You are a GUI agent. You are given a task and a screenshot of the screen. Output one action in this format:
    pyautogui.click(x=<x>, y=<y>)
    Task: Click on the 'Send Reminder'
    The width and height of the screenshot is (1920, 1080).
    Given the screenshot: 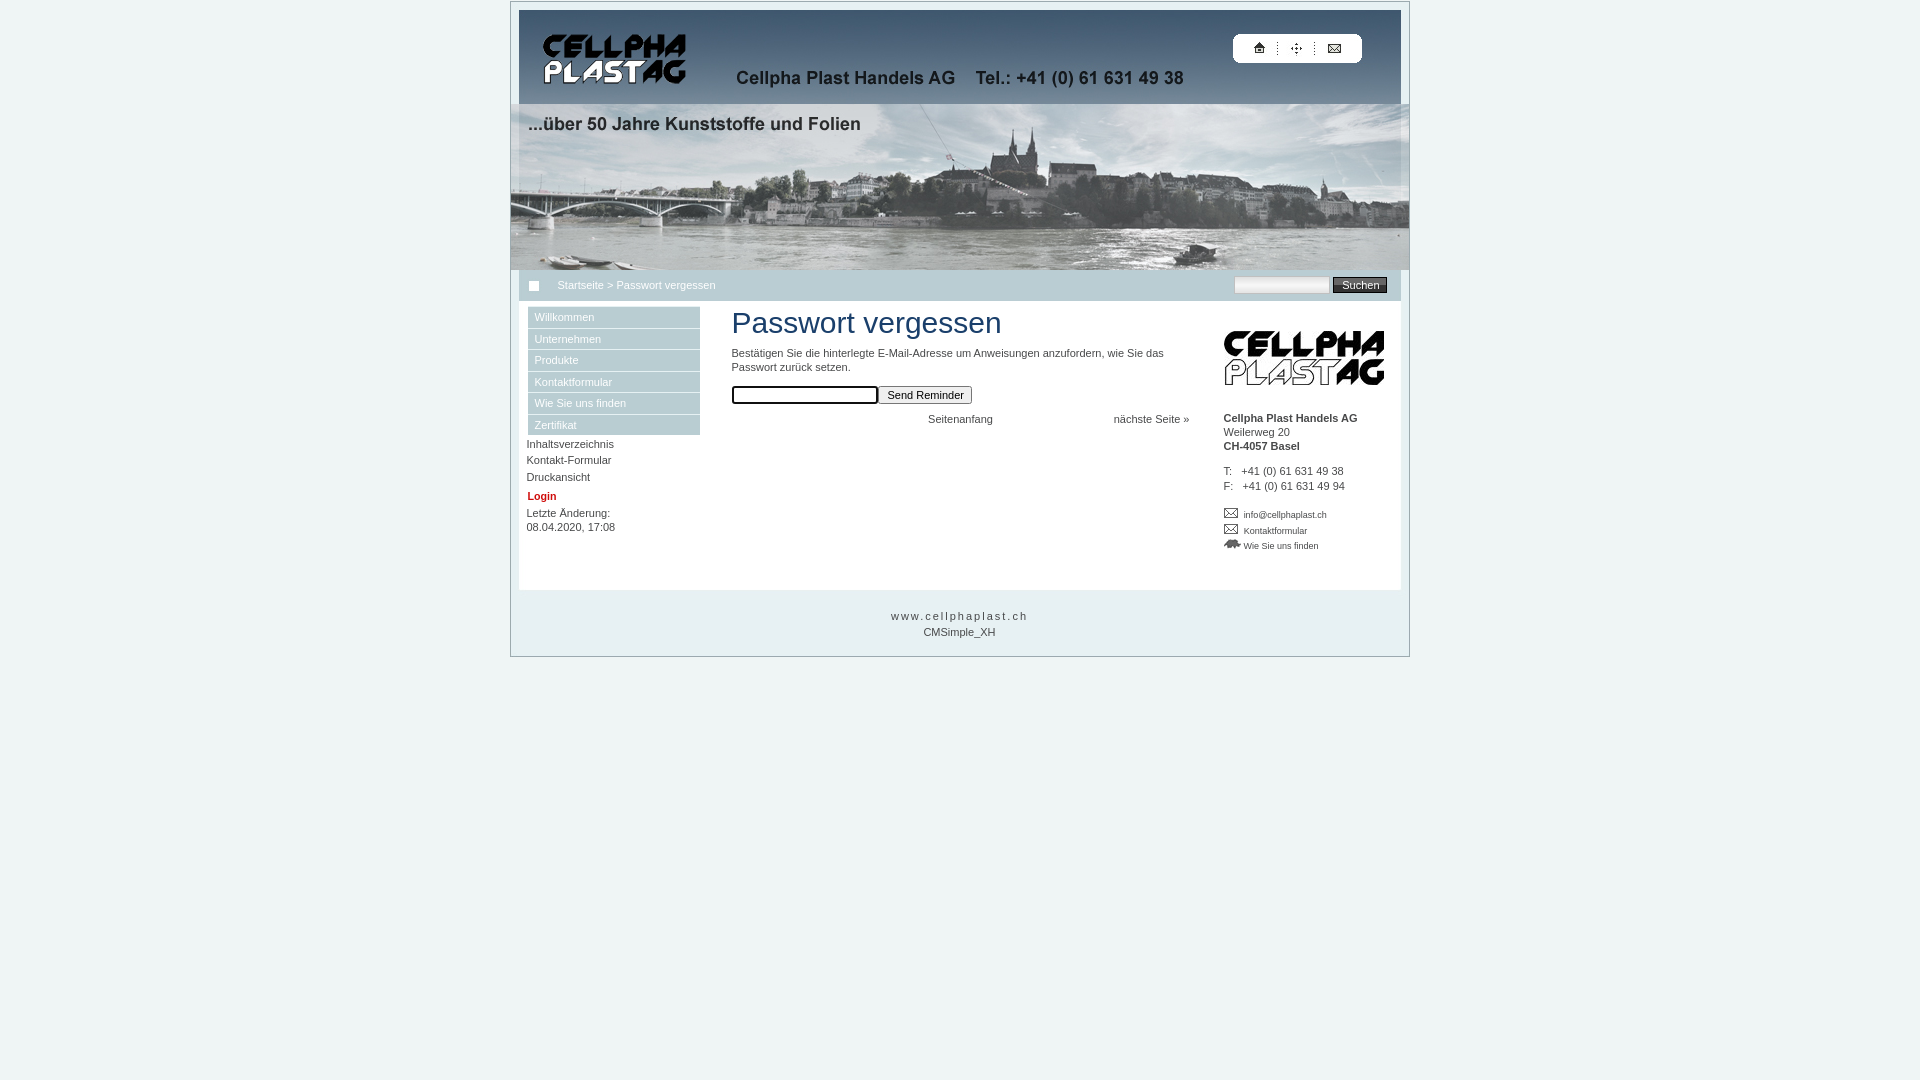 What is the action you would take?
    pyautogui.click(x=924, y=394)
    